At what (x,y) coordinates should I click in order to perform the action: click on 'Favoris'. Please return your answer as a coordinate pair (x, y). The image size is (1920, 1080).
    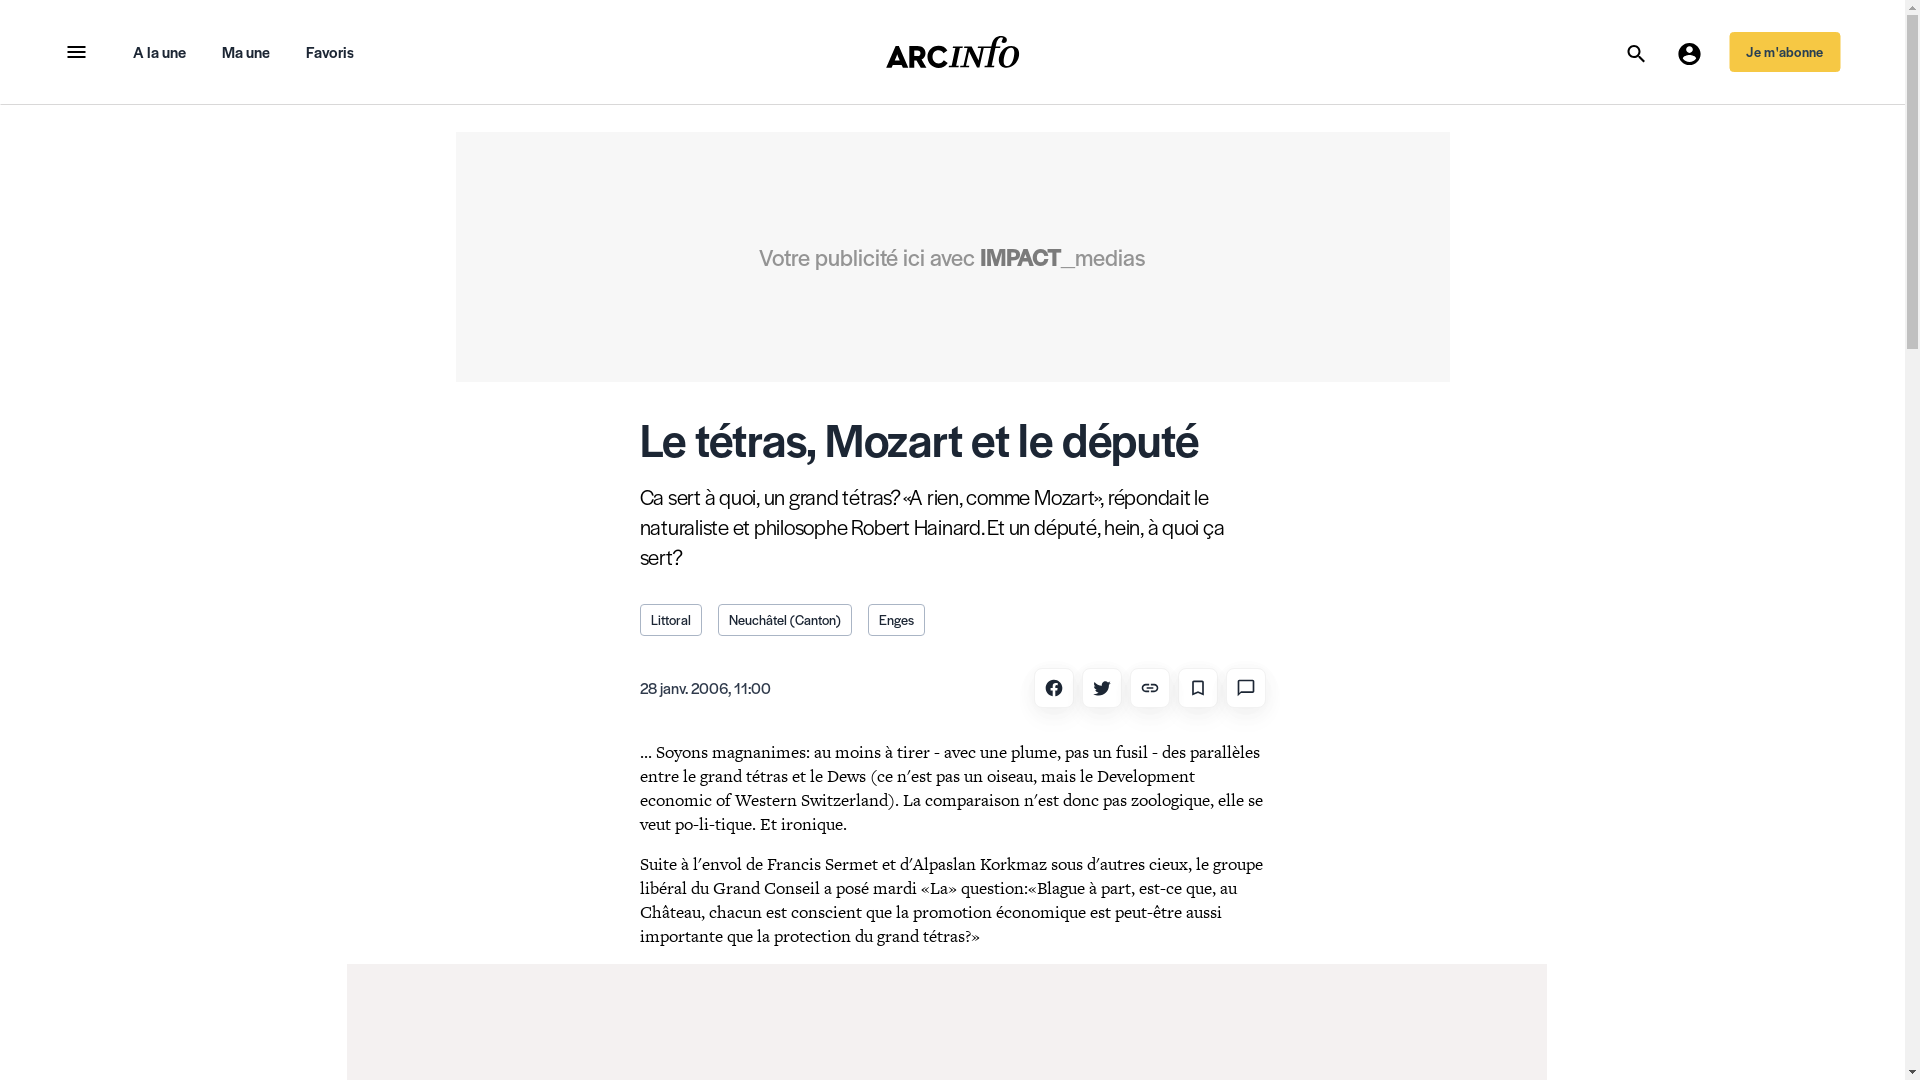
    Looking at the image, I should click on (330, 50).